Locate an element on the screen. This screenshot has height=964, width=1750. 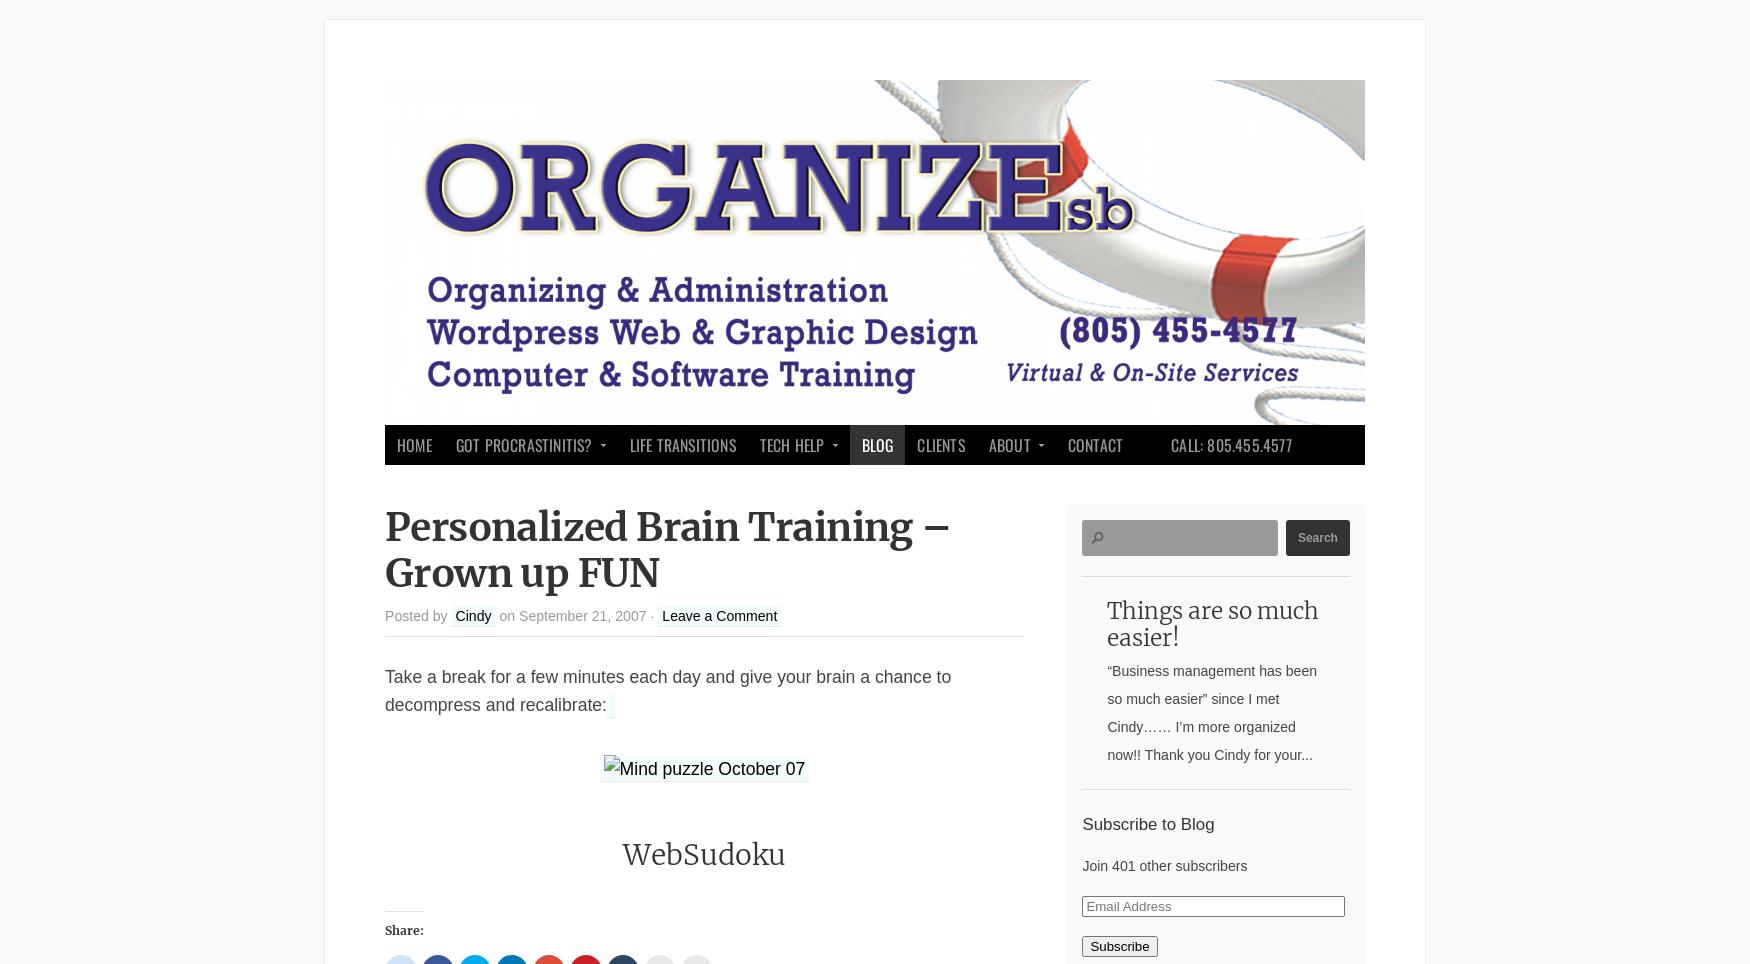
'Leave a Comment' is located at coordinates (719, 615).